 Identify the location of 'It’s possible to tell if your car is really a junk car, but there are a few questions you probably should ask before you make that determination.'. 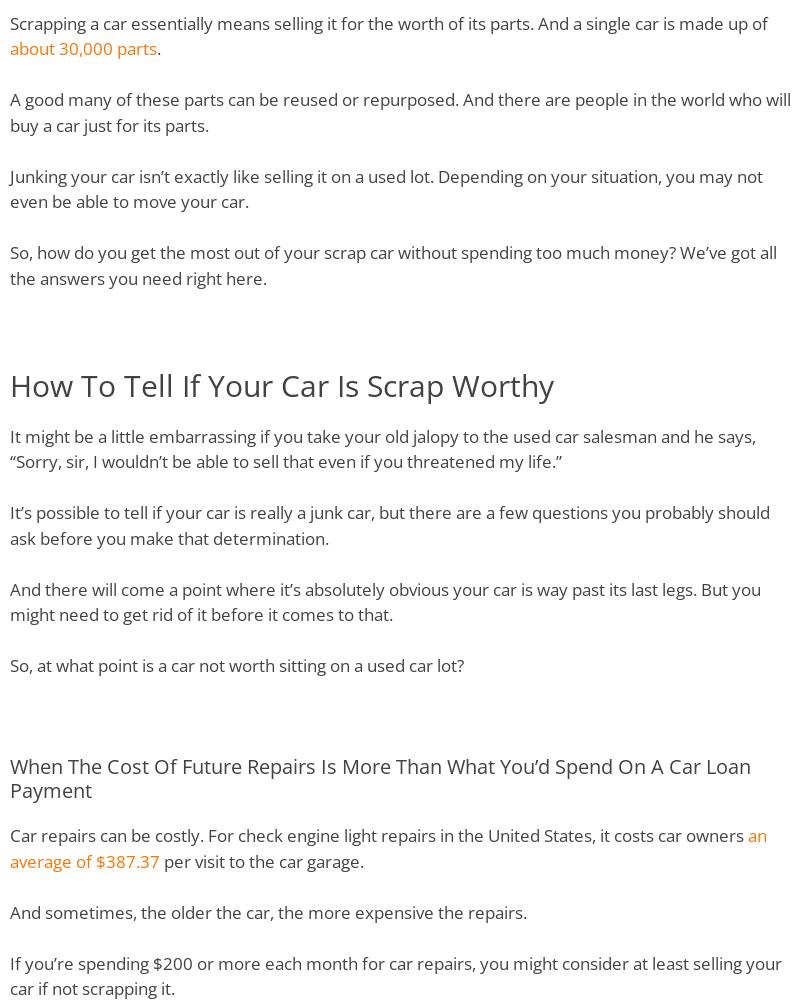
(390, 525).